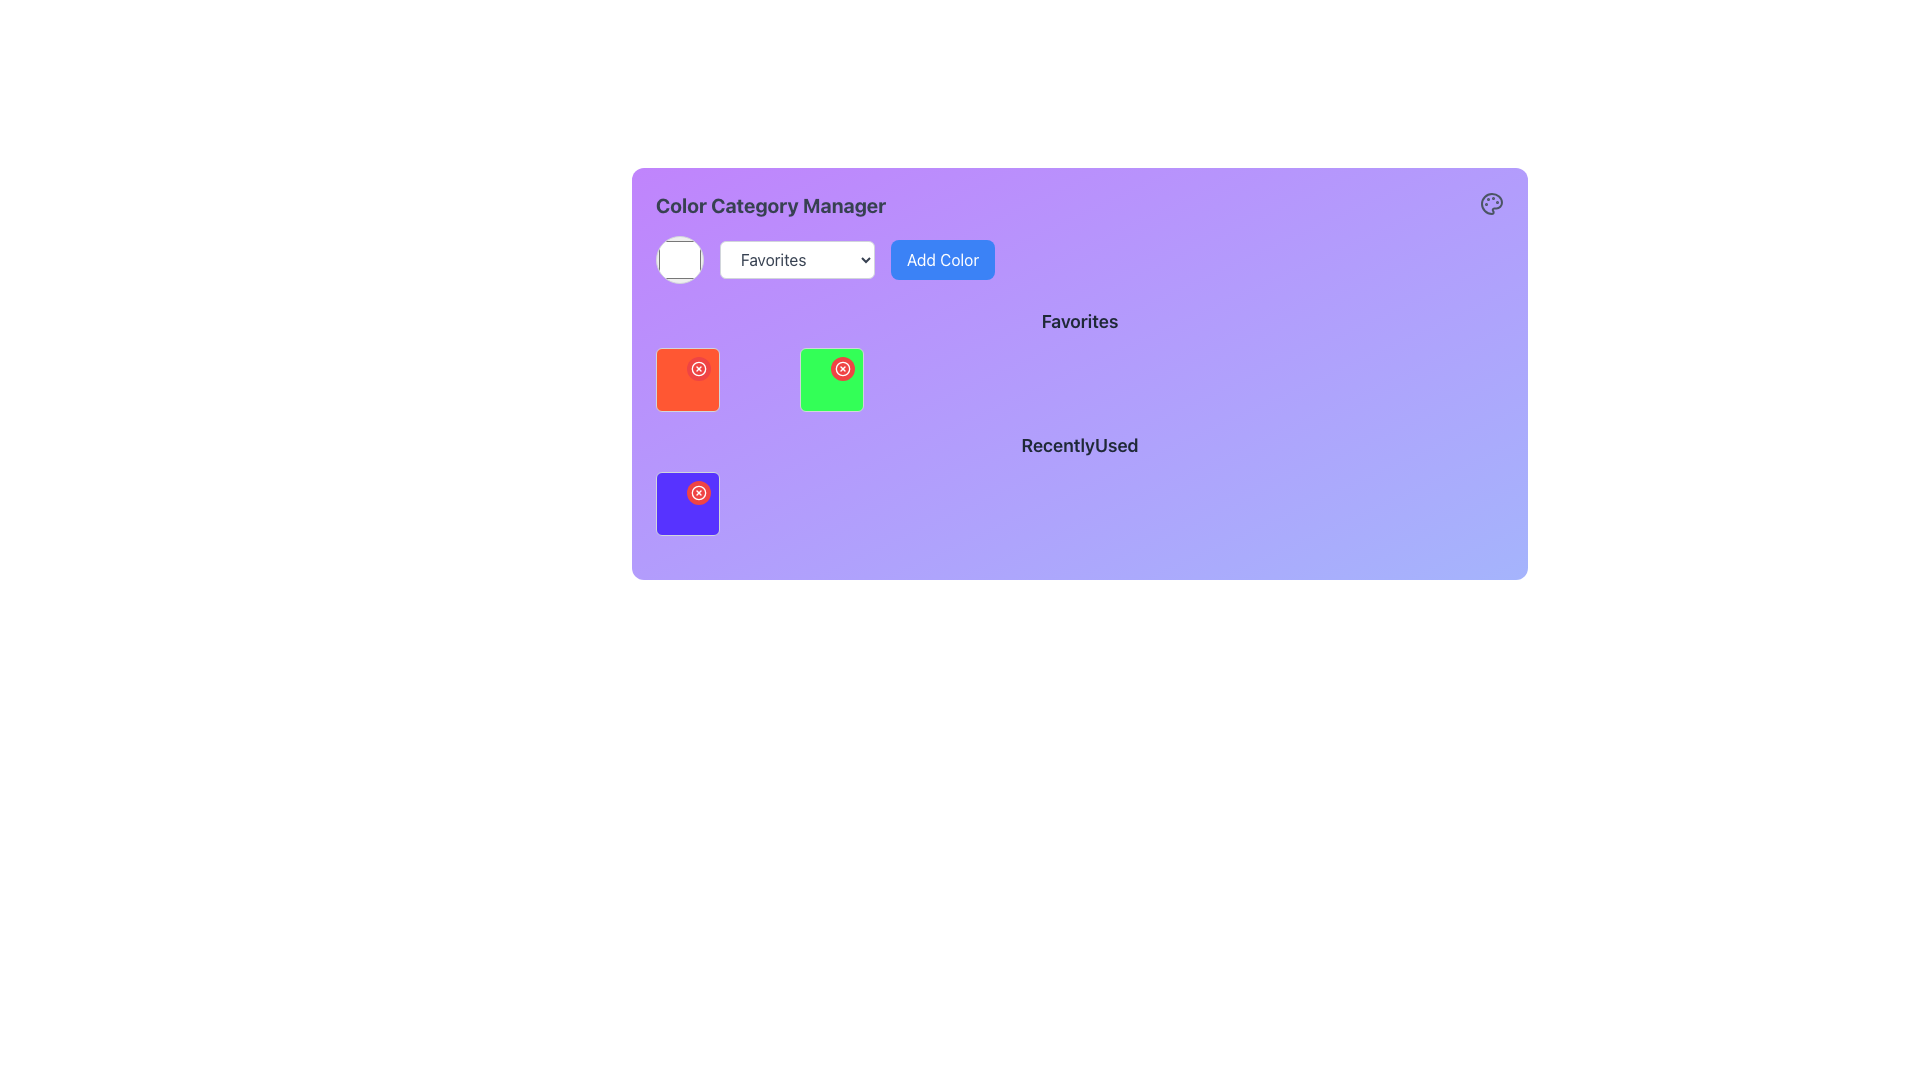 Image resolution: width=1920 pixels, height=1080 pixels. What do you see at coordinates (942, 258) in the screenshot?
I see `the 'Add Color' button, which is a rectangular button with rounded edges, blue background, and white text, located to the right of the 'Favorites' dropdown` at bounding box center [942, 258].